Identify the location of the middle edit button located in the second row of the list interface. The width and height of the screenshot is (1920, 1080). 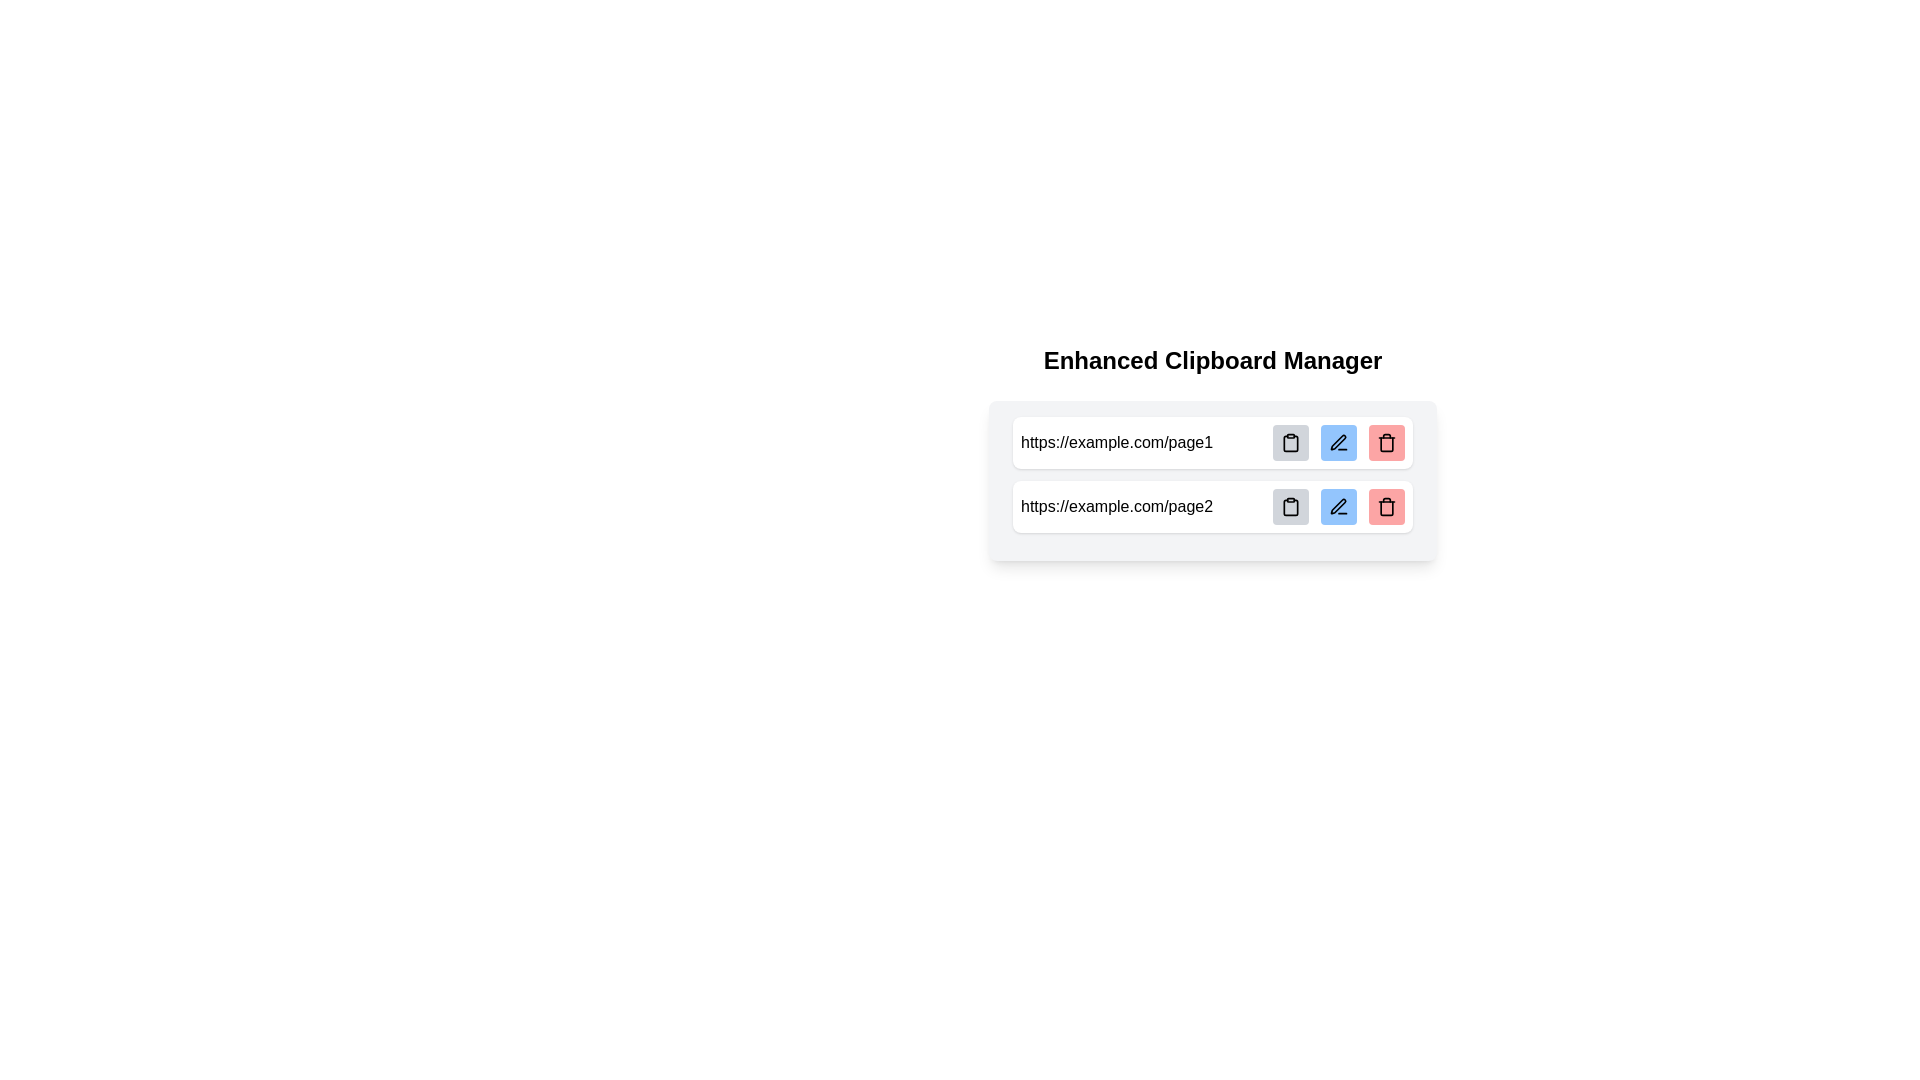
(1339, 505).